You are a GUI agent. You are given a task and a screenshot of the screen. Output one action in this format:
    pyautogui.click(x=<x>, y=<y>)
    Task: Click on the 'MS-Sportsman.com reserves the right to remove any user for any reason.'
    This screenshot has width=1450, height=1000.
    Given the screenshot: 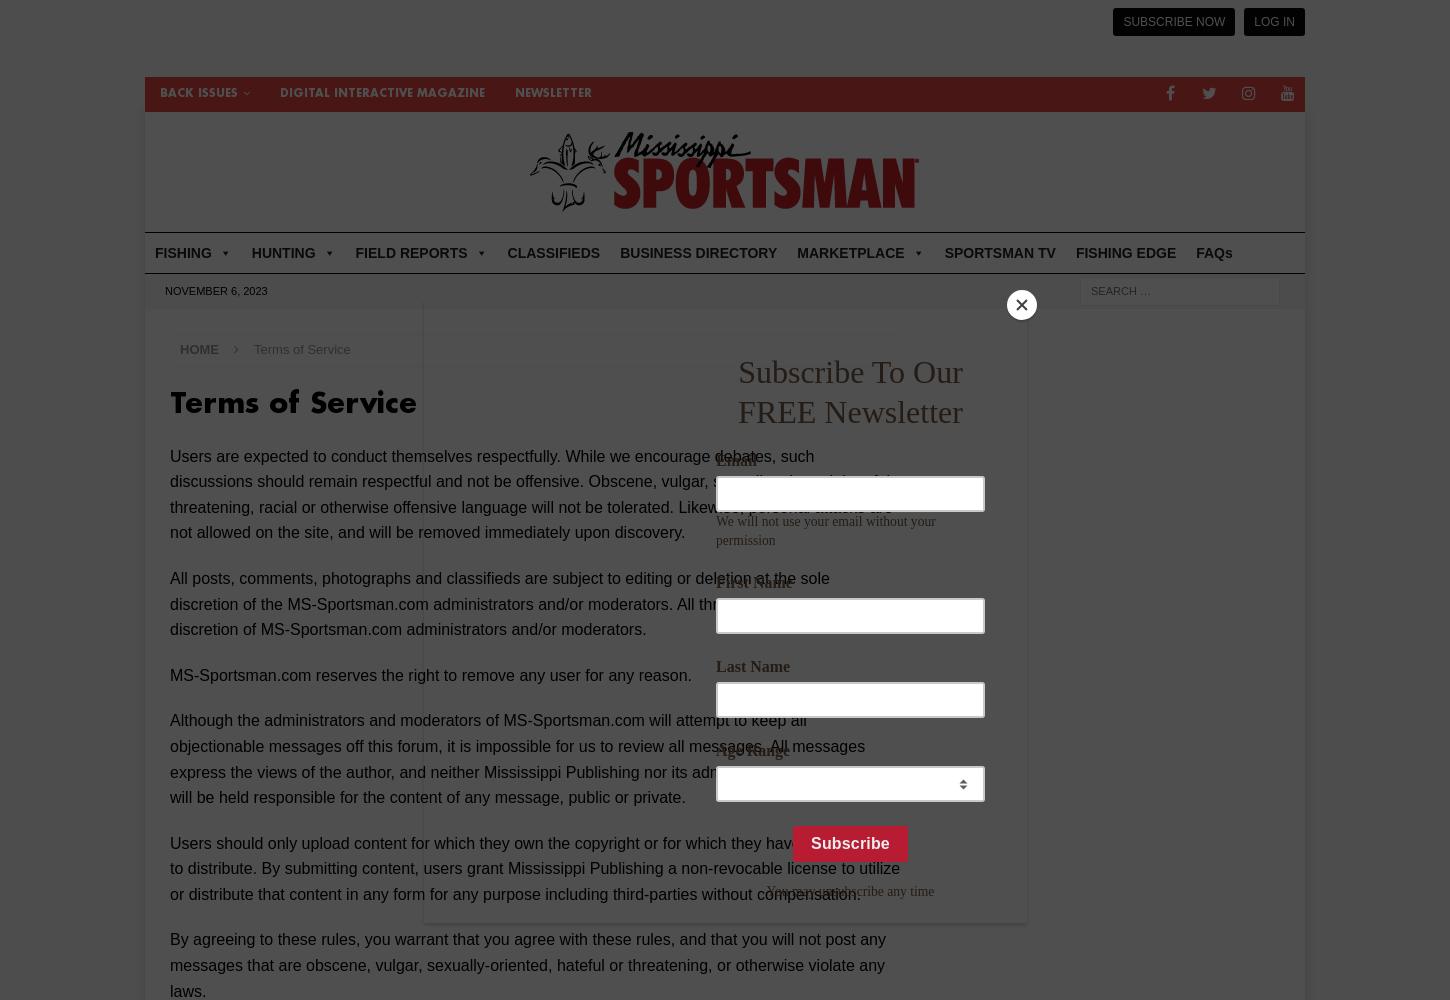 What is the action you would take?
    pyautogui.click(x=429, y=674)
    